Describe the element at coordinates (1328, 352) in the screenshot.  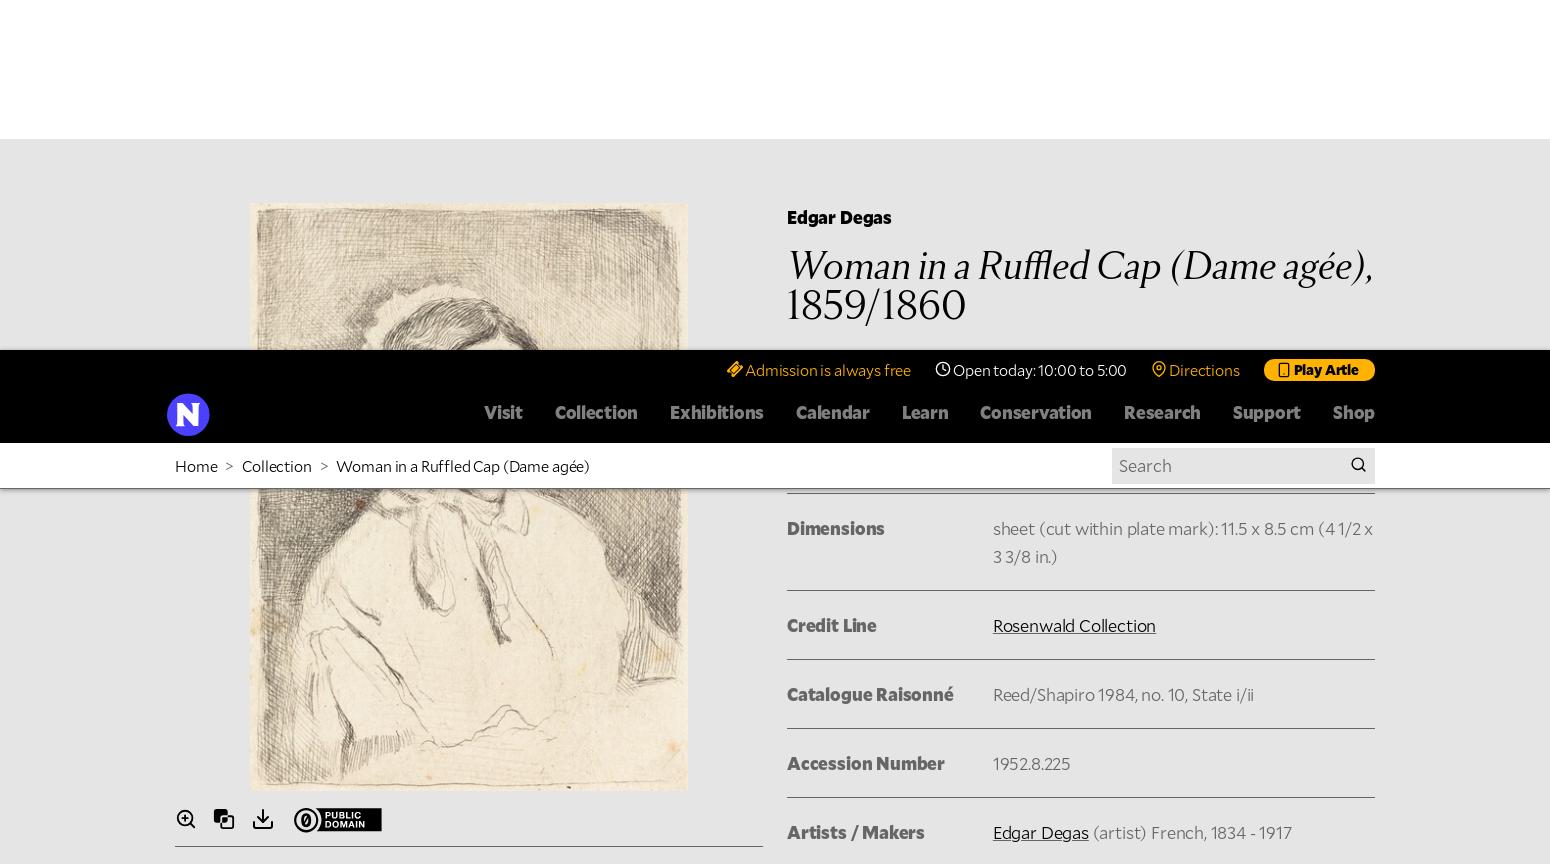
I see `'.'` at that location.